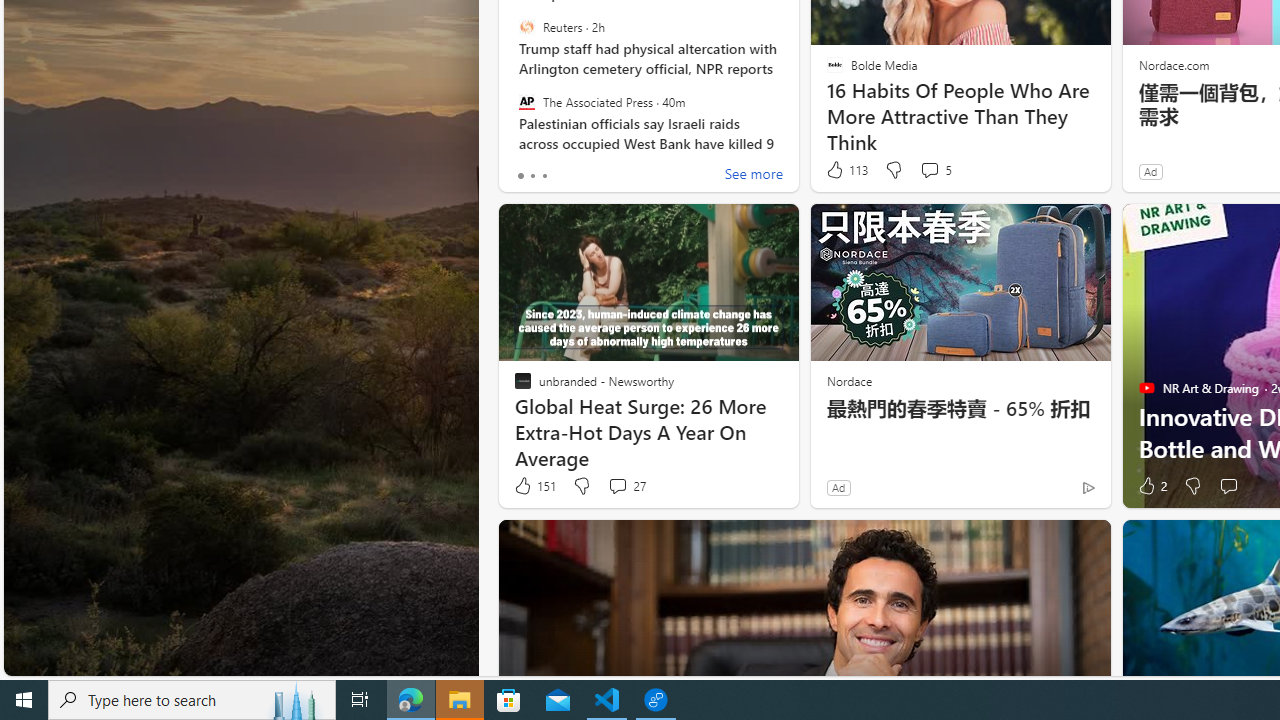 This screenshot has width=1280, height=720. What do you see at coordinates (625, 486) in the screenshot?
I see `'View comments 27 Comment'` at bounding box center [625, 486].